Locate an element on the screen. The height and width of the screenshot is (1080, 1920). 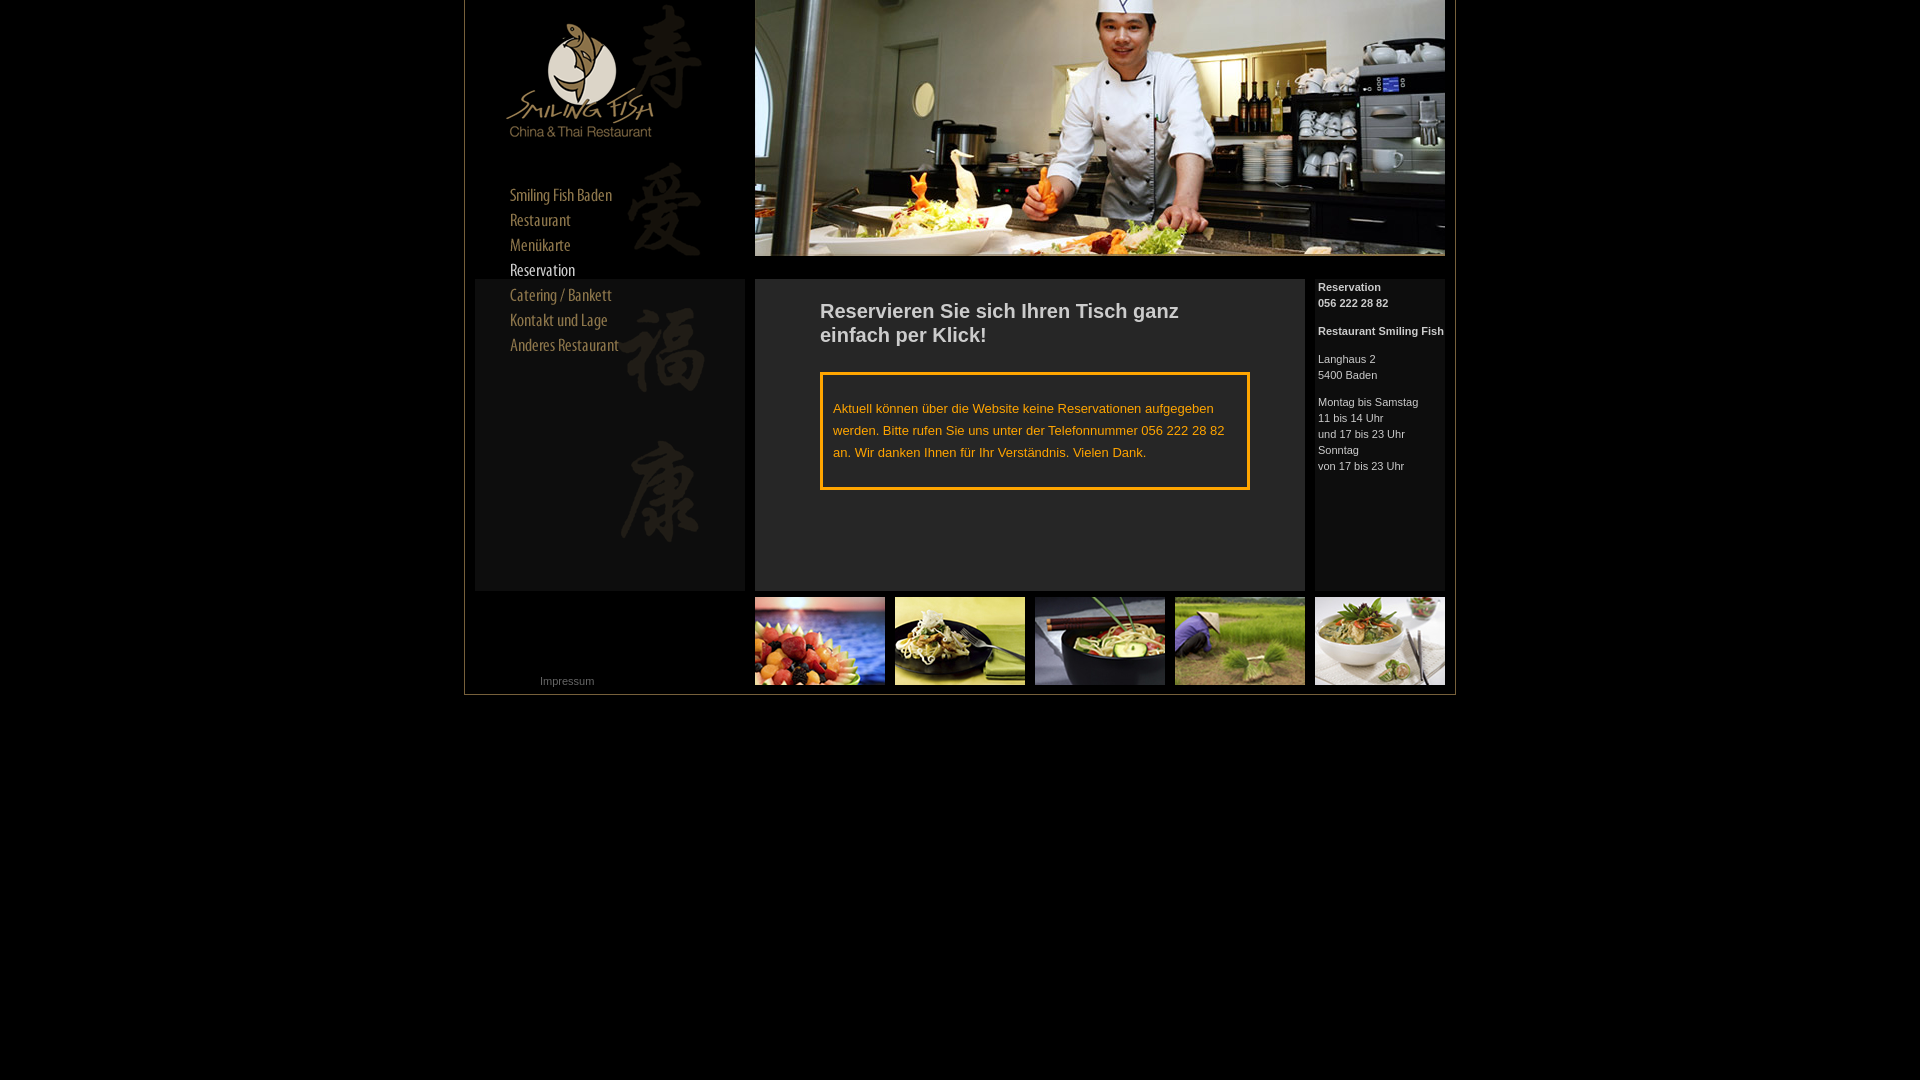
'Smiling Fish Baden' is located at coordinates (579, 196).